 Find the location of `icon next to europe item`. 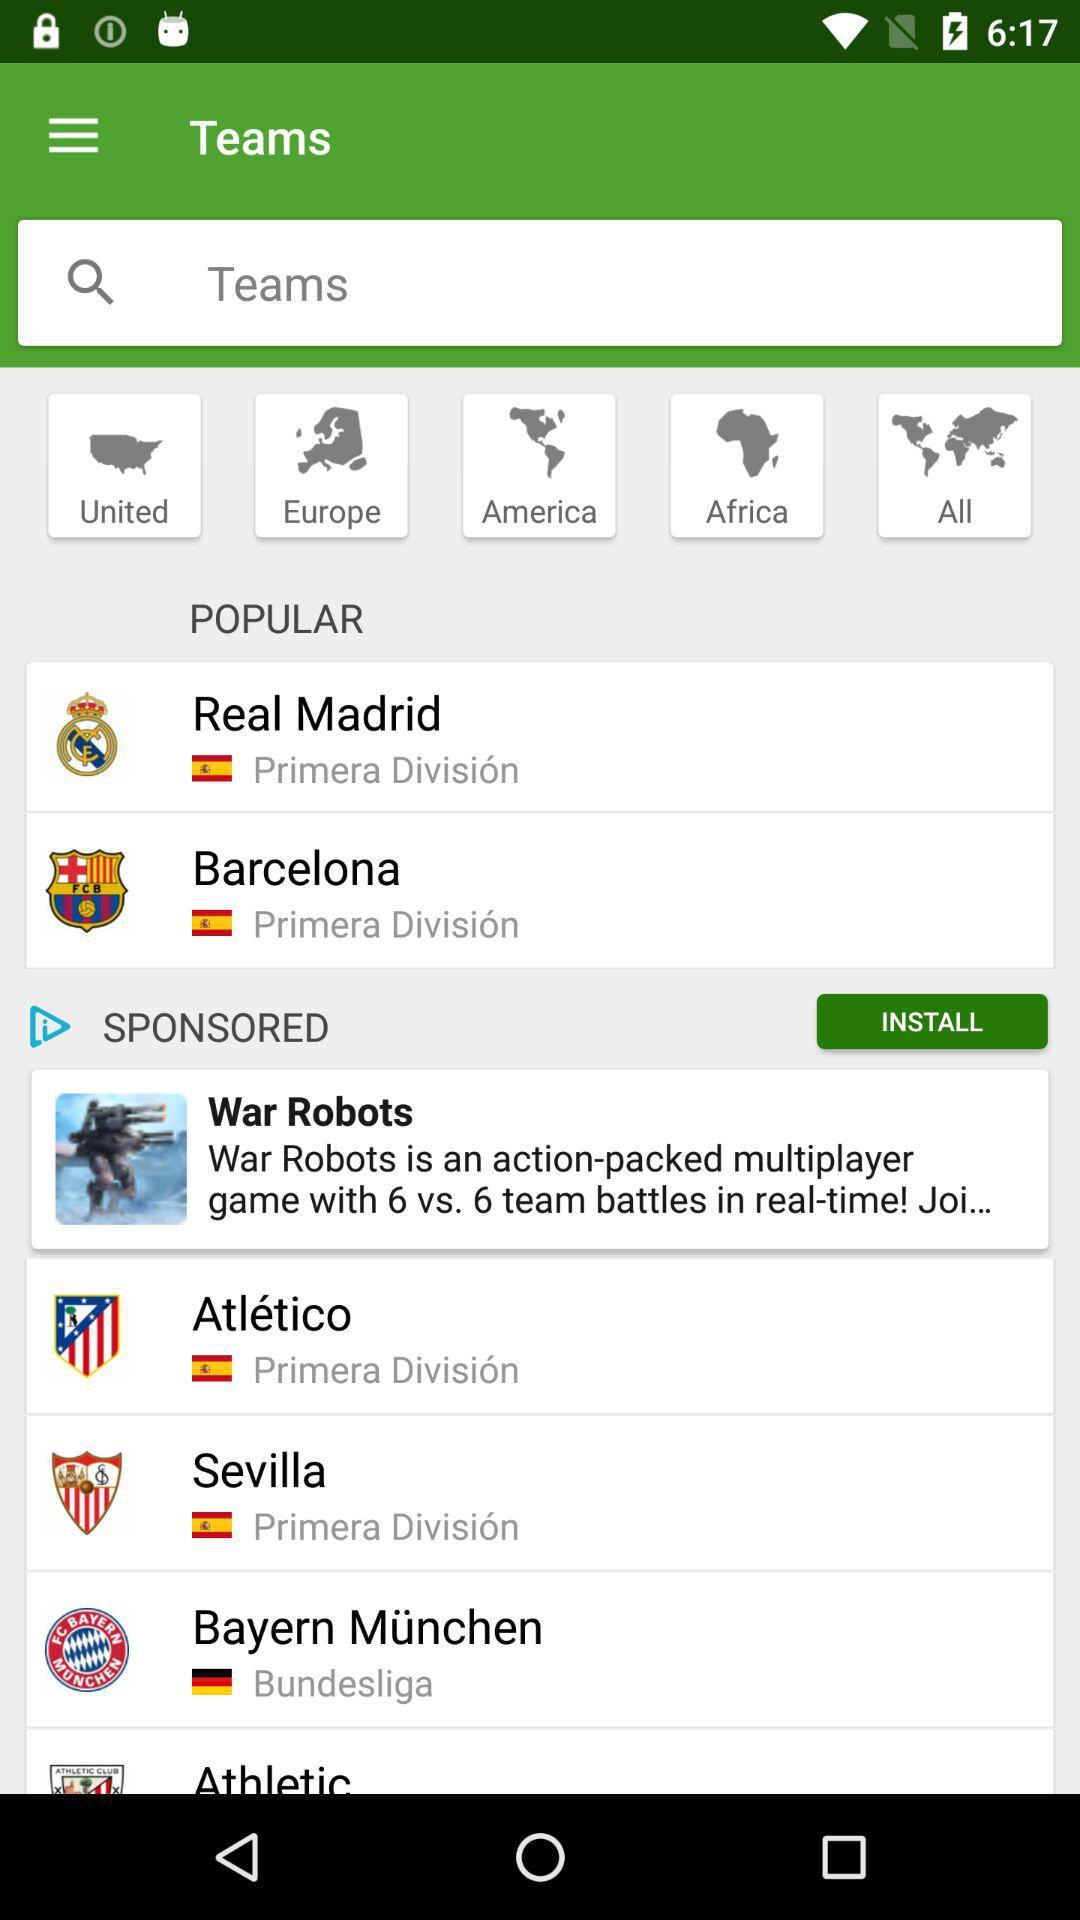

icon next to europe item is located at coordinates (538, 466).